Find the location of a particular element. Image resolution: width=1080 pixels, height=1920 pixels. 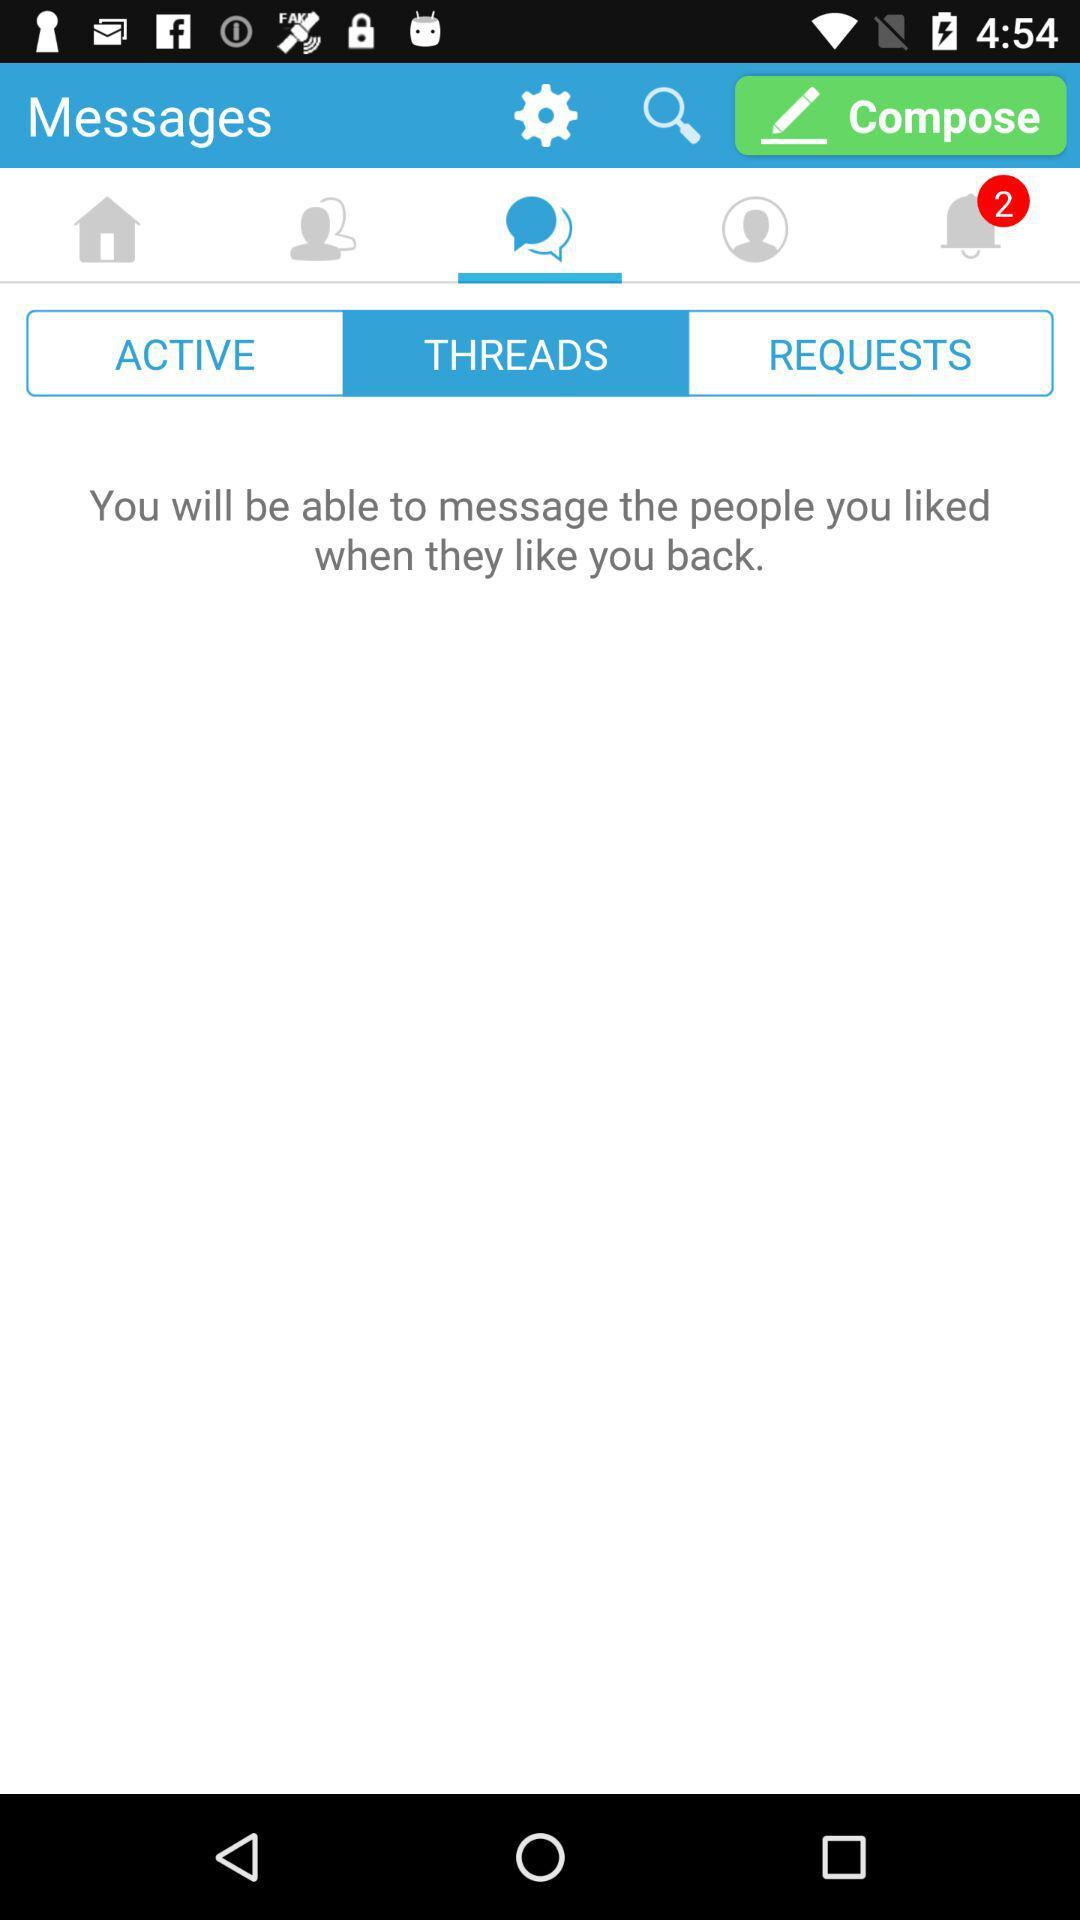

the item to the left of requests is located at coordinates (515, 353).